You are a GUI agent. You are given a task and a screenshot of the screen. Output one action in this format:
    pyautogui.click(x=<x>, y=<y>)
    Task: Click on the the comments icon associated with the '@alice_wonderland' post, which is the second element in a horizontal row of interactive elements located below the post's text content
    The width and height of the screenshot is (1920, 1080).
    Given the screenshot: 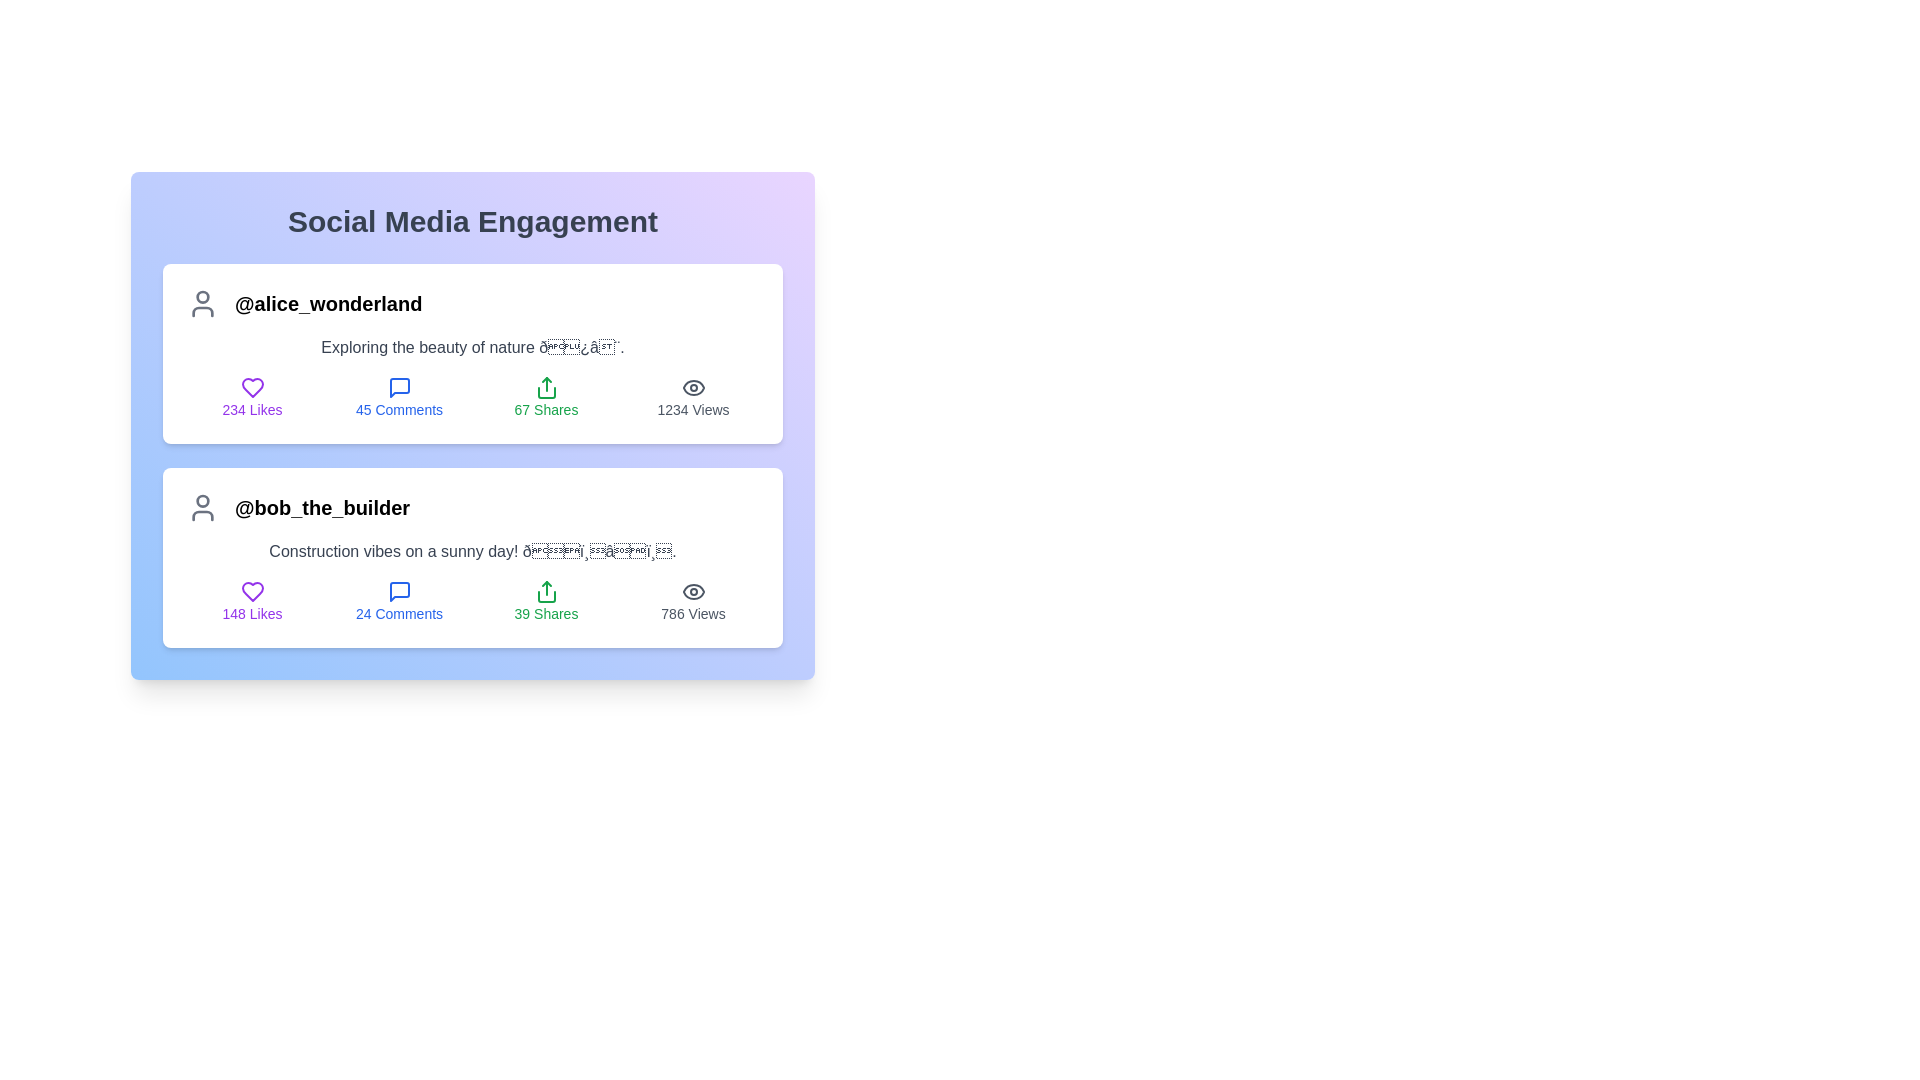 What is the action you would take?
    pyautogui.click(x=399, y=388)
    